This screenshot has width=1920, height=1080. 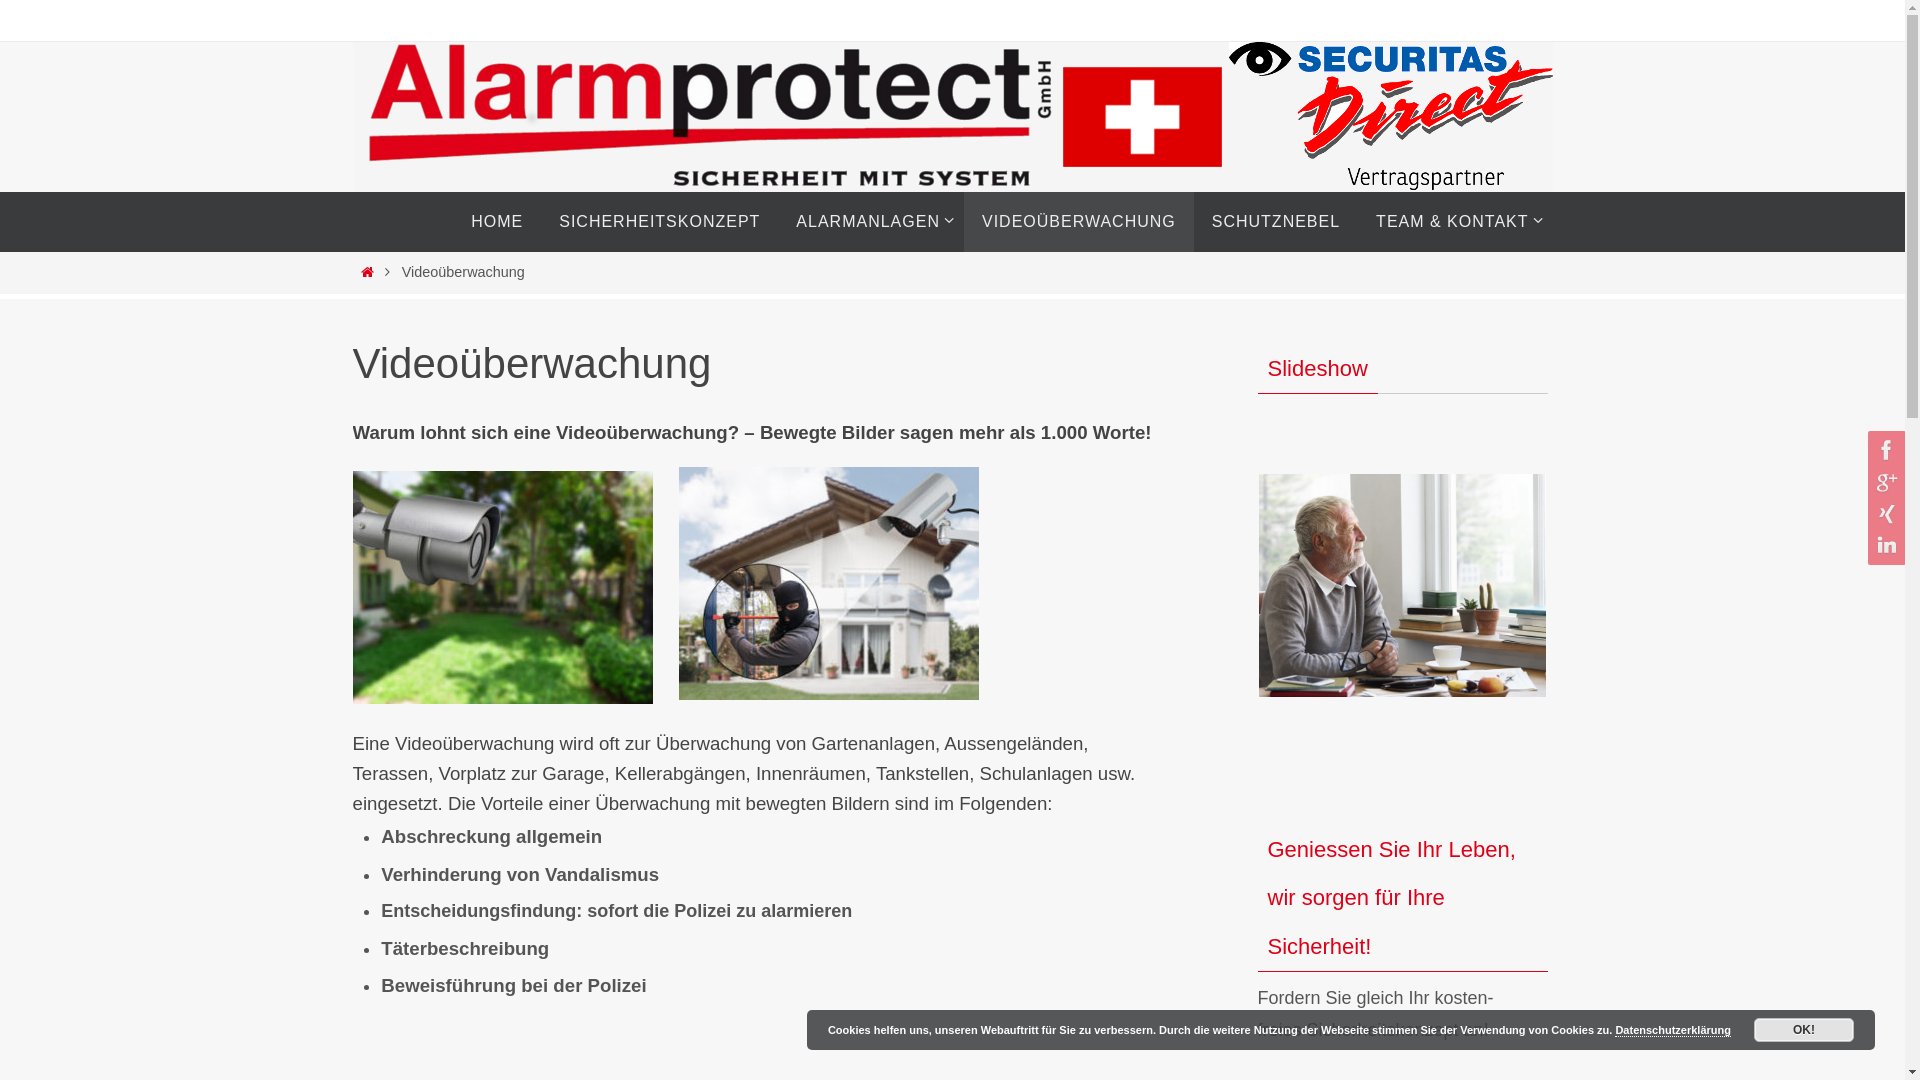 I want to click on 'GooglePlus', so click(x=1882, y=482).